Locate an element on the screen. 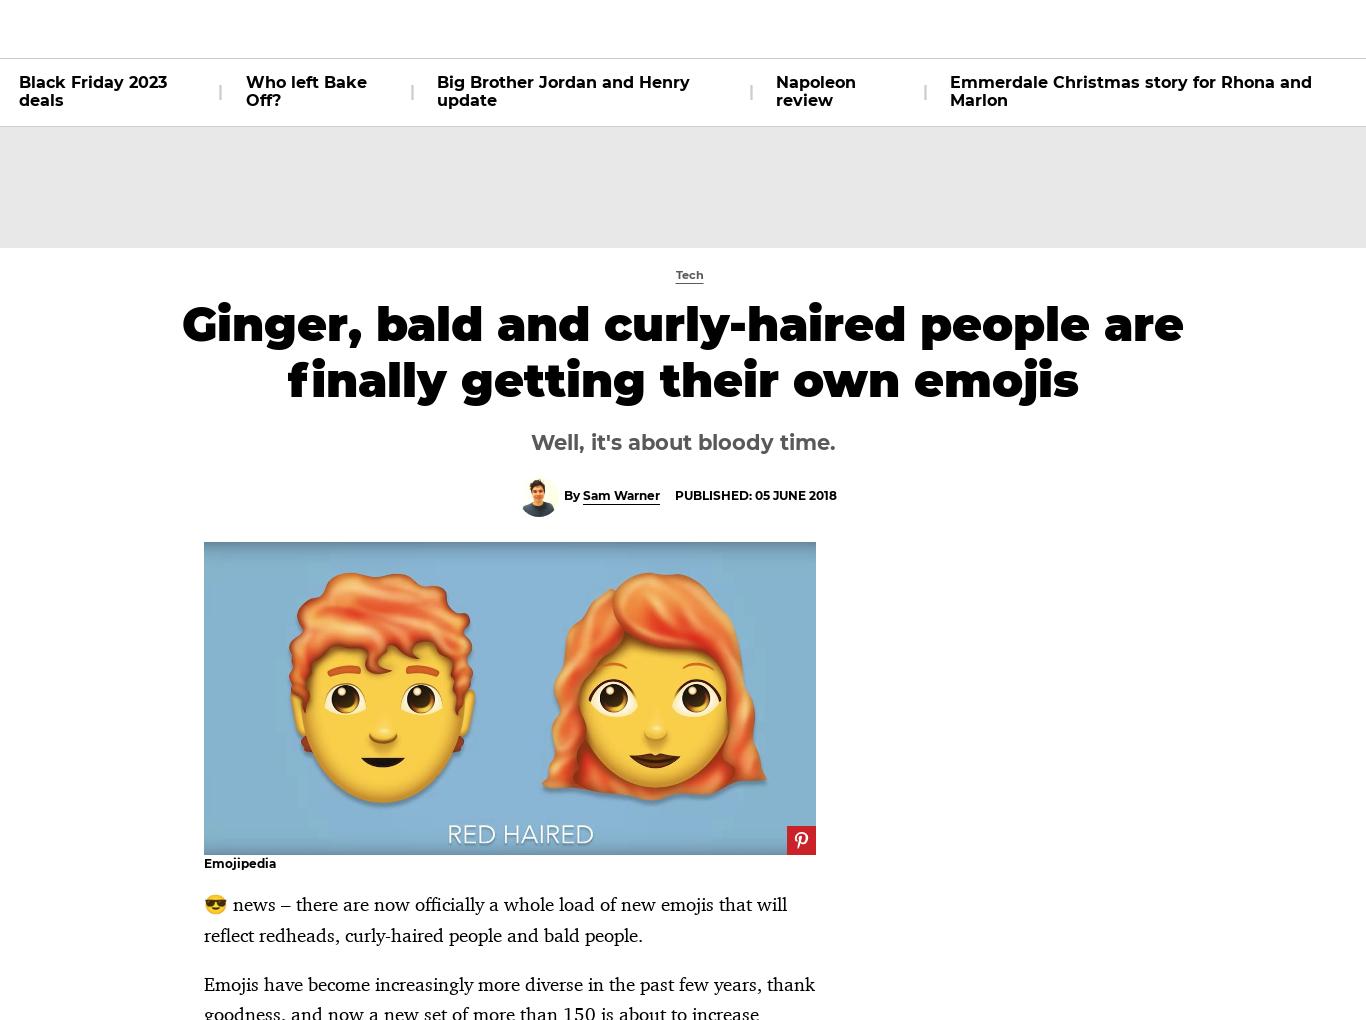  'Soaps' is located at coordinates (498, 27).